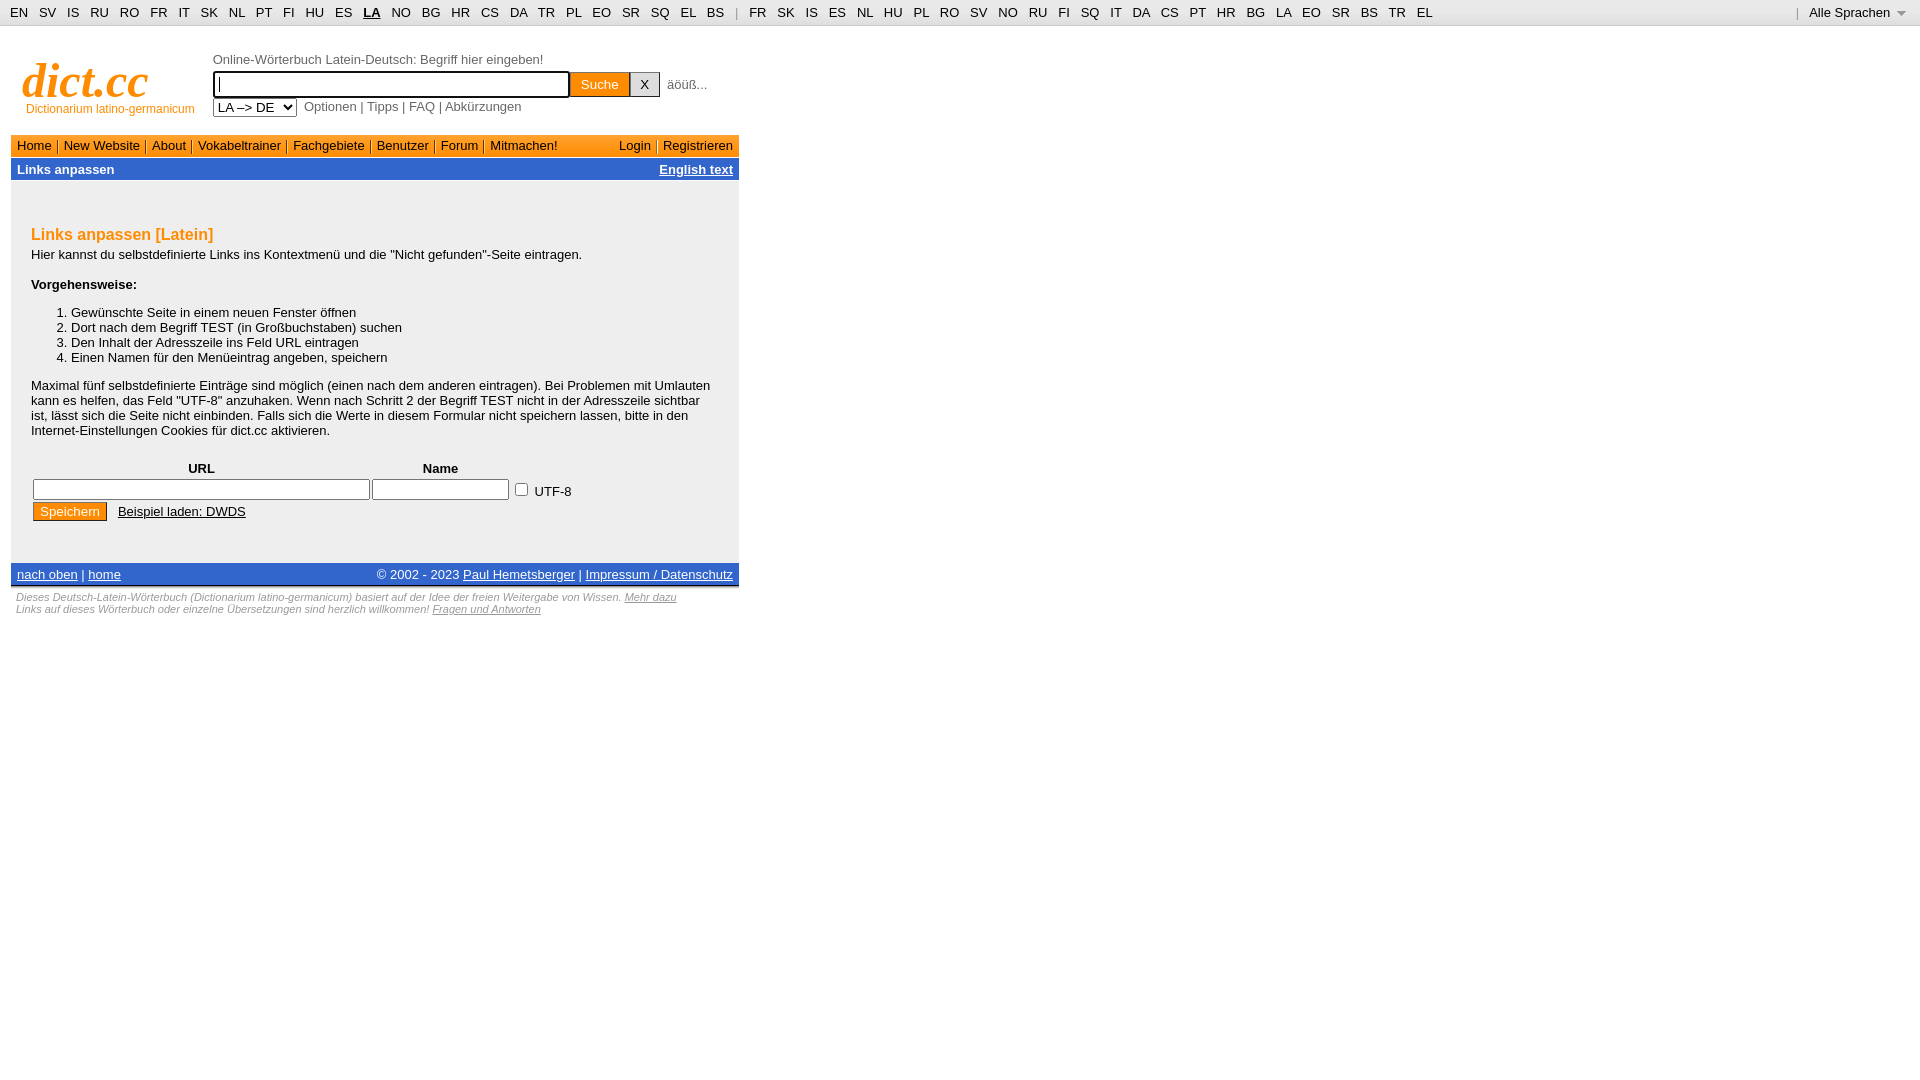 The image size is (1920, 1080). What do you see at coordinates (590, 12) in the screenshot?
I see `'EO'` at bounding box center [590, 12].